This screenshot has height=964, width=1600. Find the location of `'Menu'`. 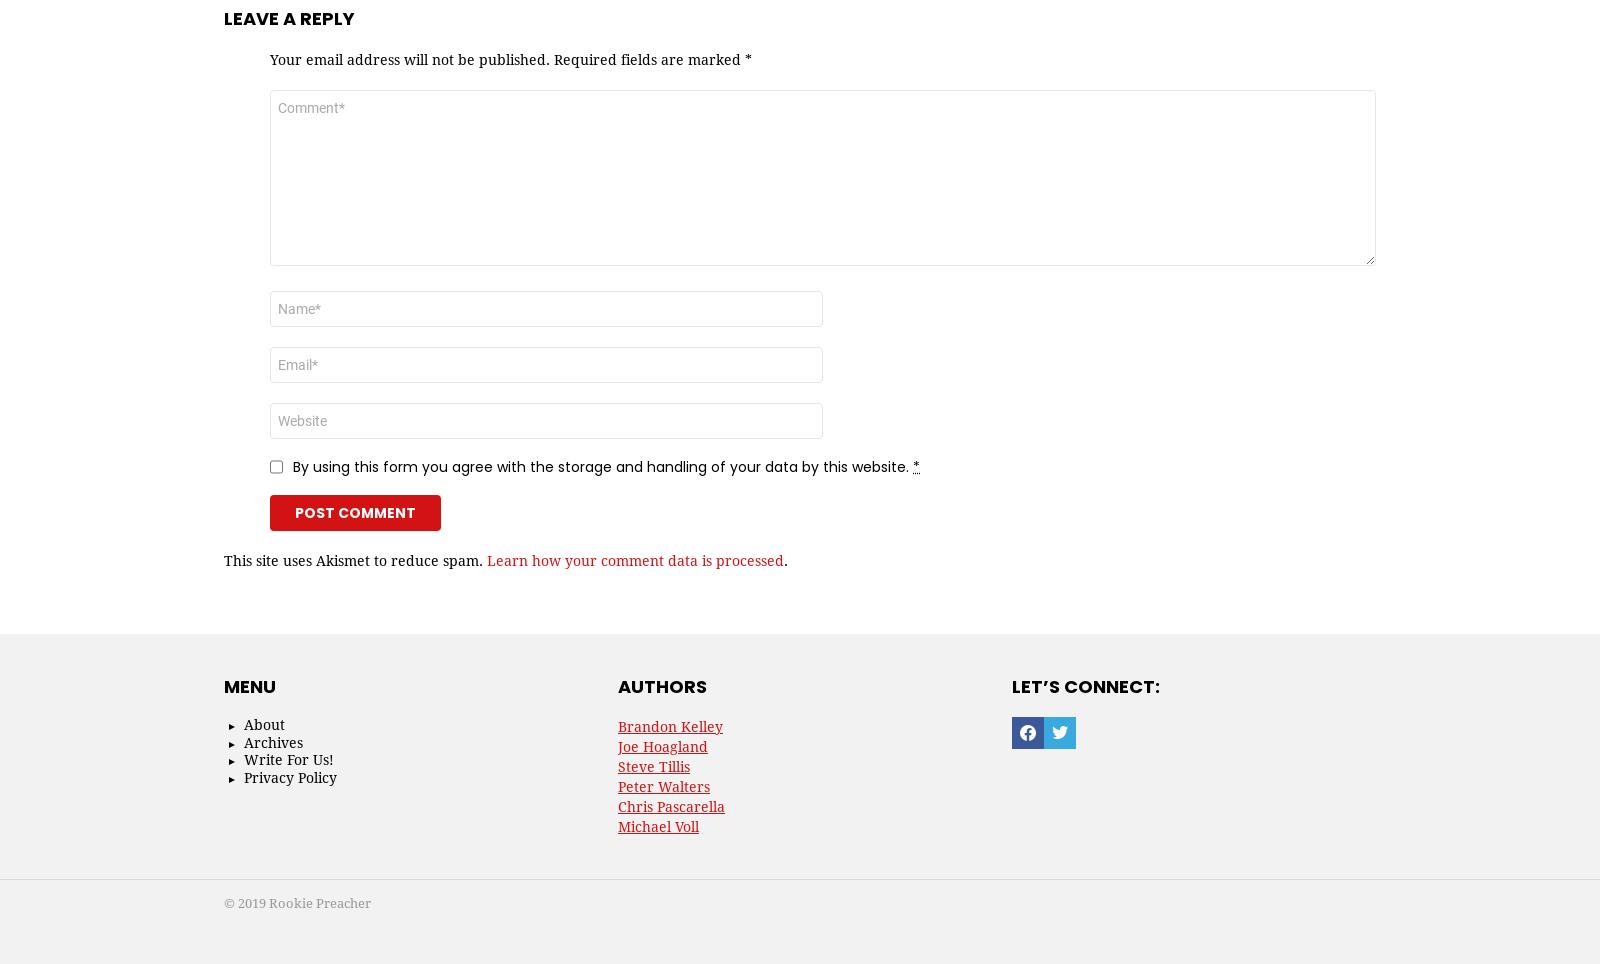

'Menu' is located at coordinates (249, 685).